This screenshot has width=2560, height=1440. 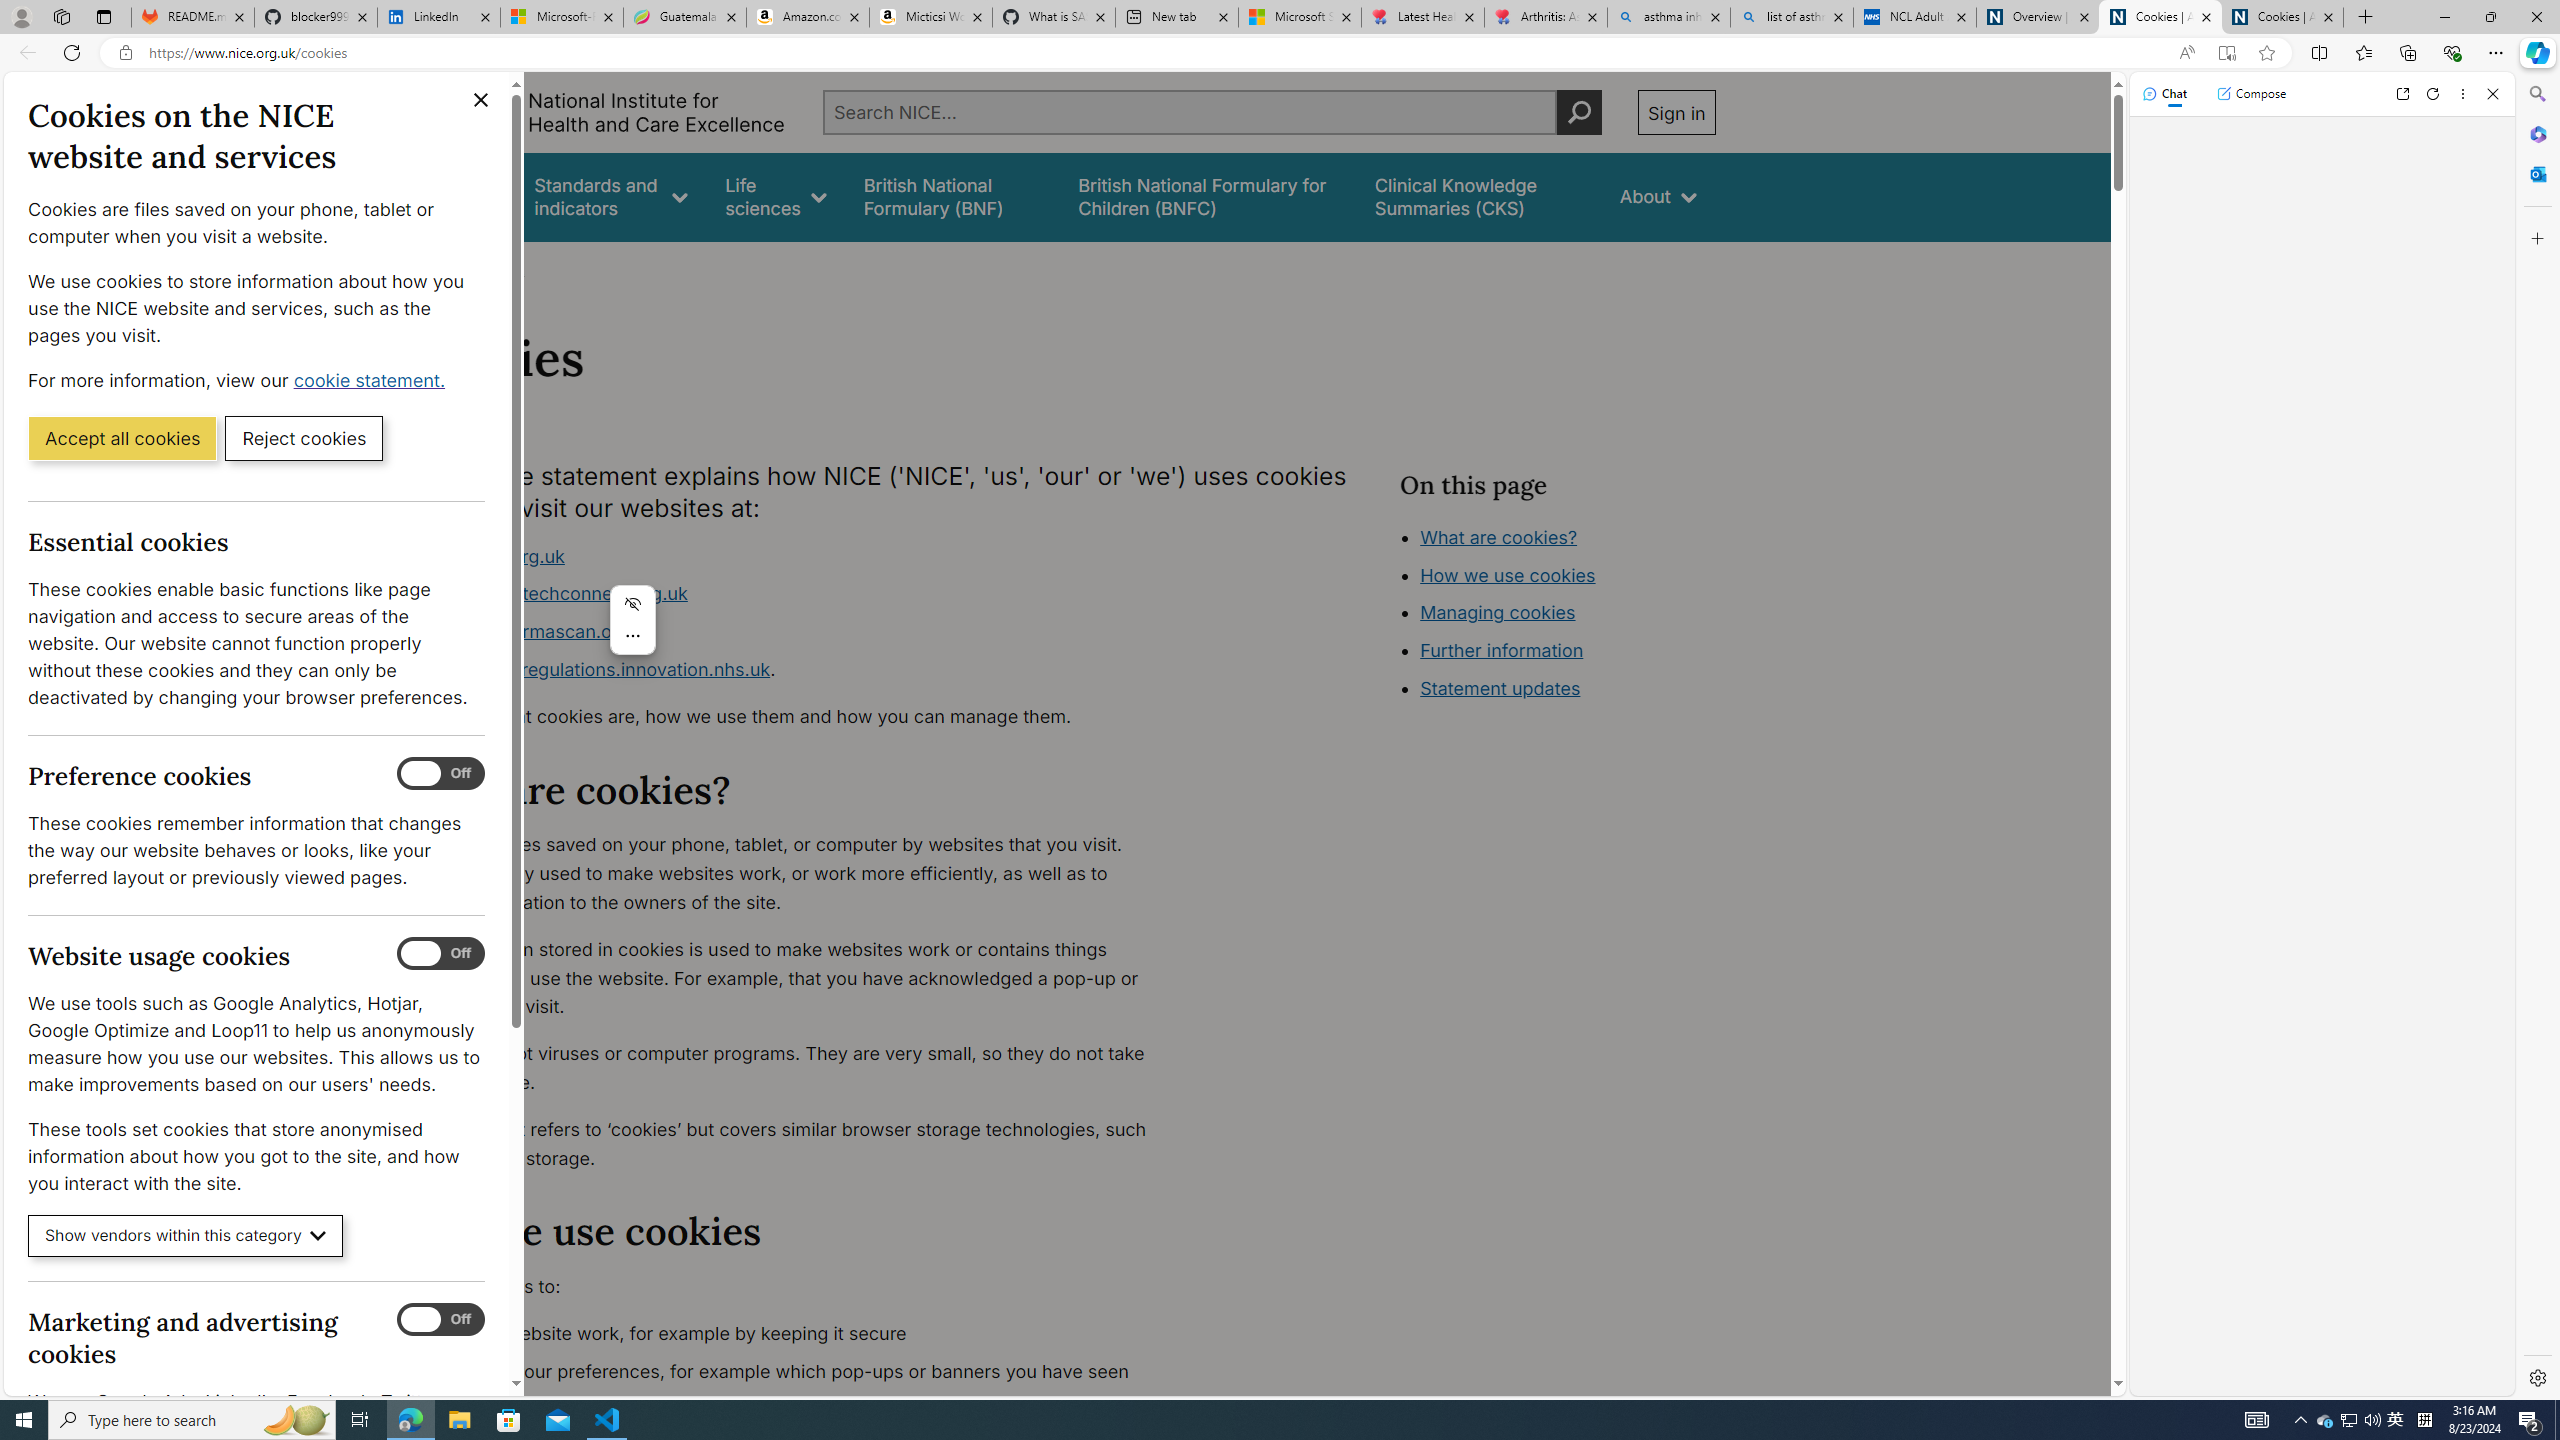 I want to click on 'Chat', so click(x=2164, y=92).